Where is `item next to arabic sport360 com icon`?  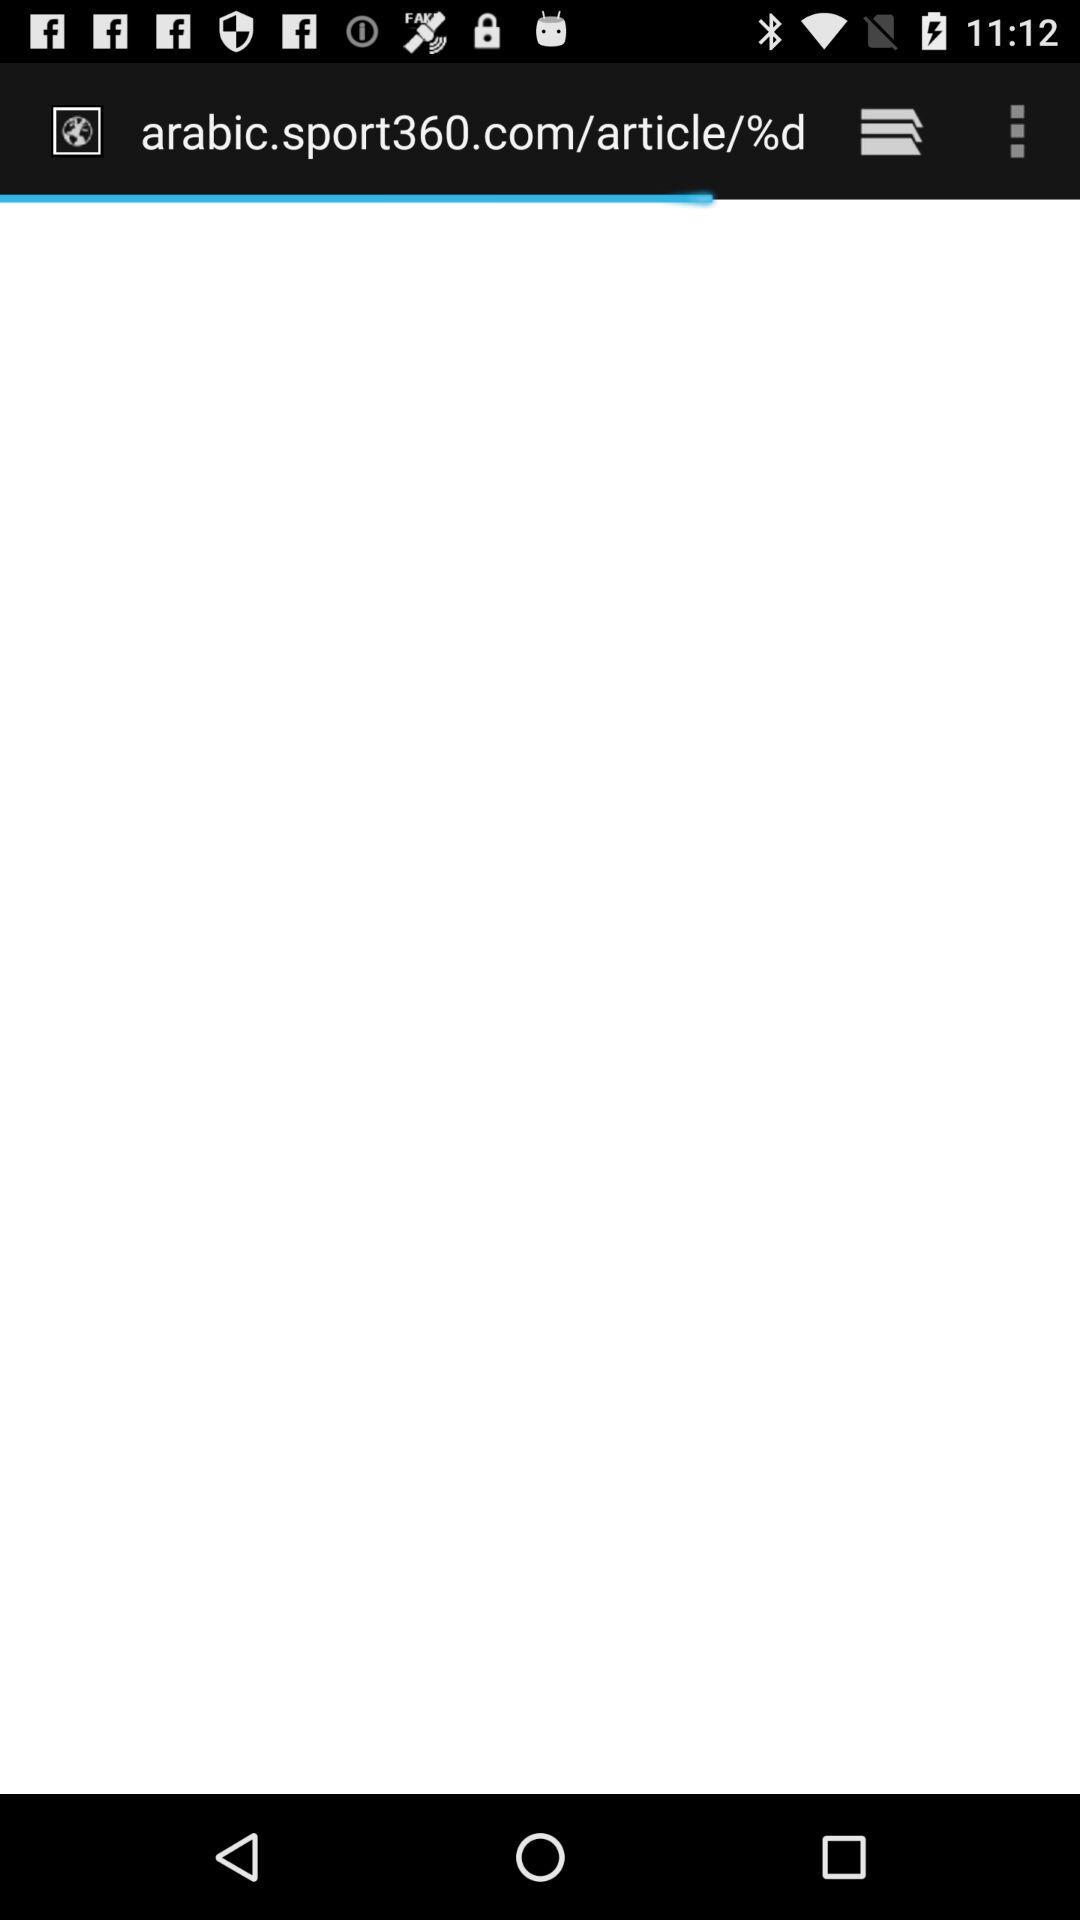
item next to arabic sport360 com icon is located at coordinates (890, 130).